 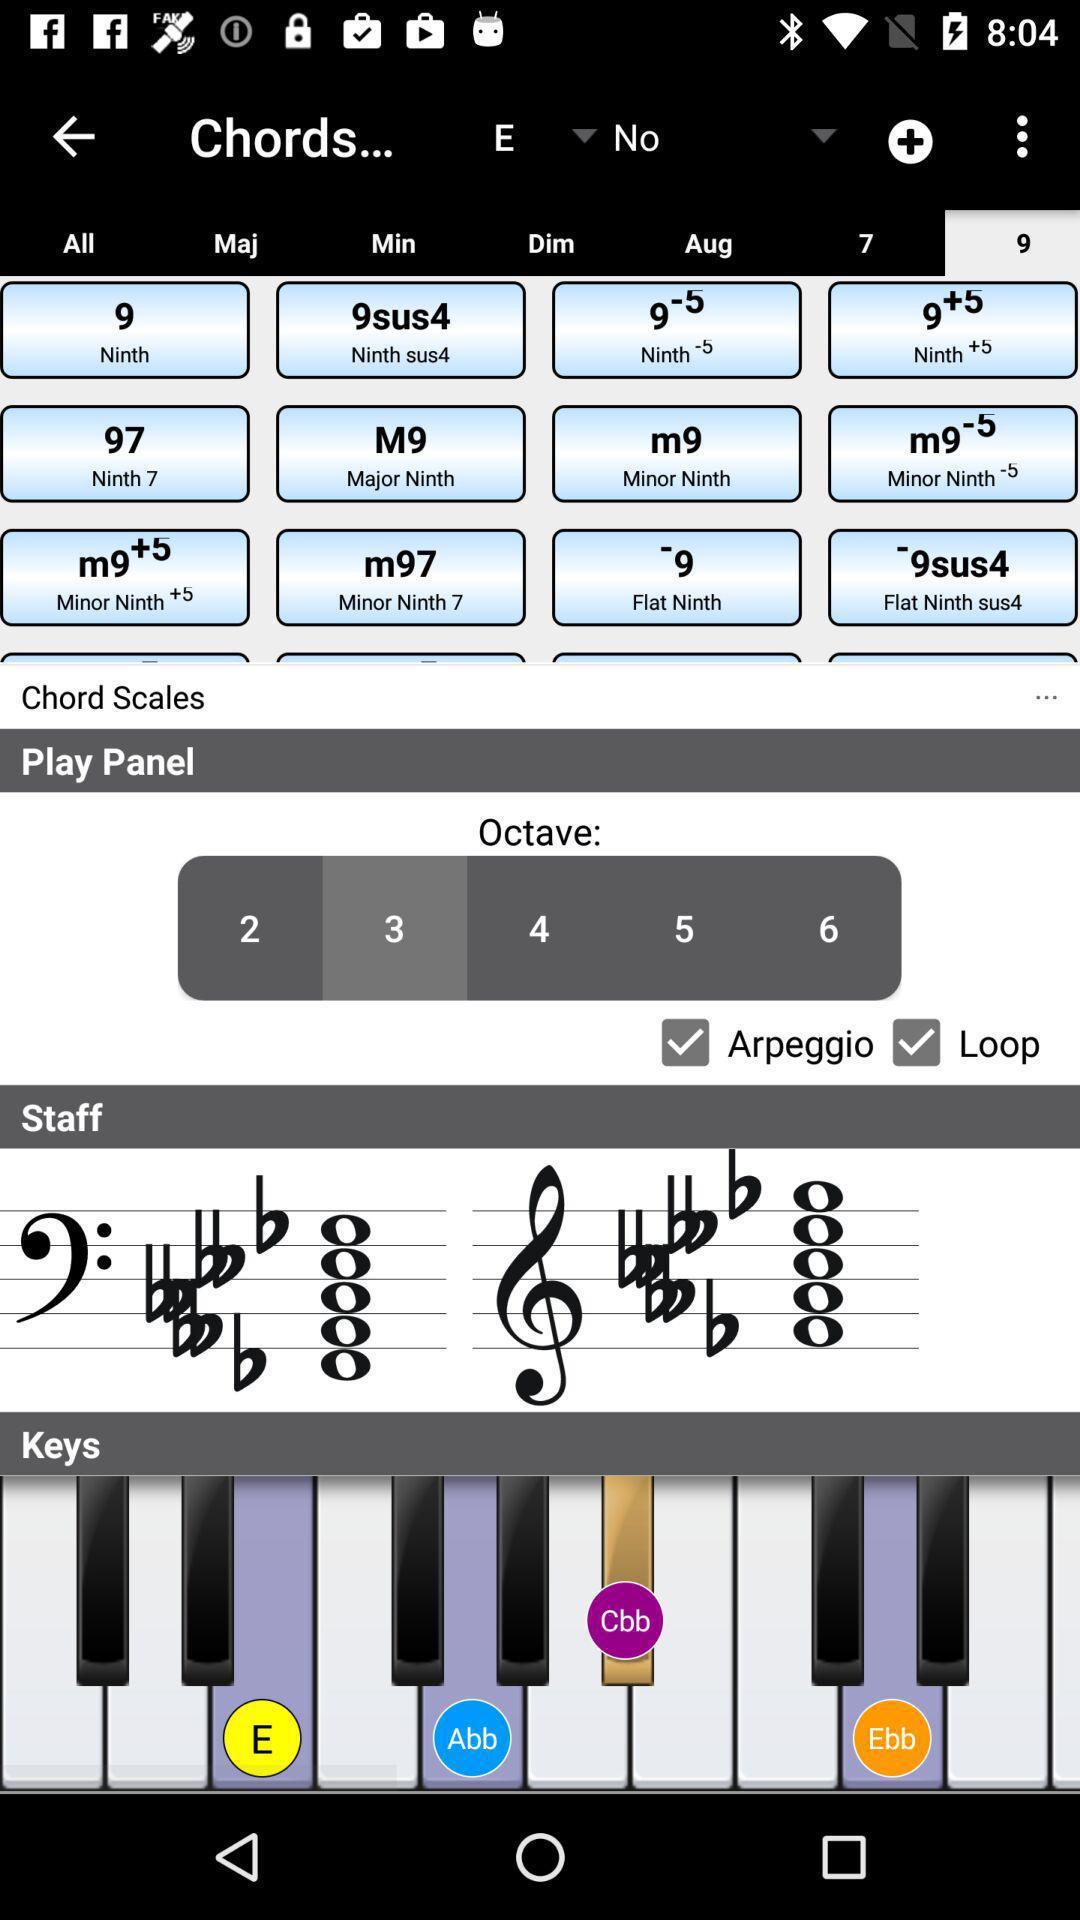 What do you see at coordinates (942, 1579) in the screenshot?
I see `minor key` at bounding box center [942, 1579].